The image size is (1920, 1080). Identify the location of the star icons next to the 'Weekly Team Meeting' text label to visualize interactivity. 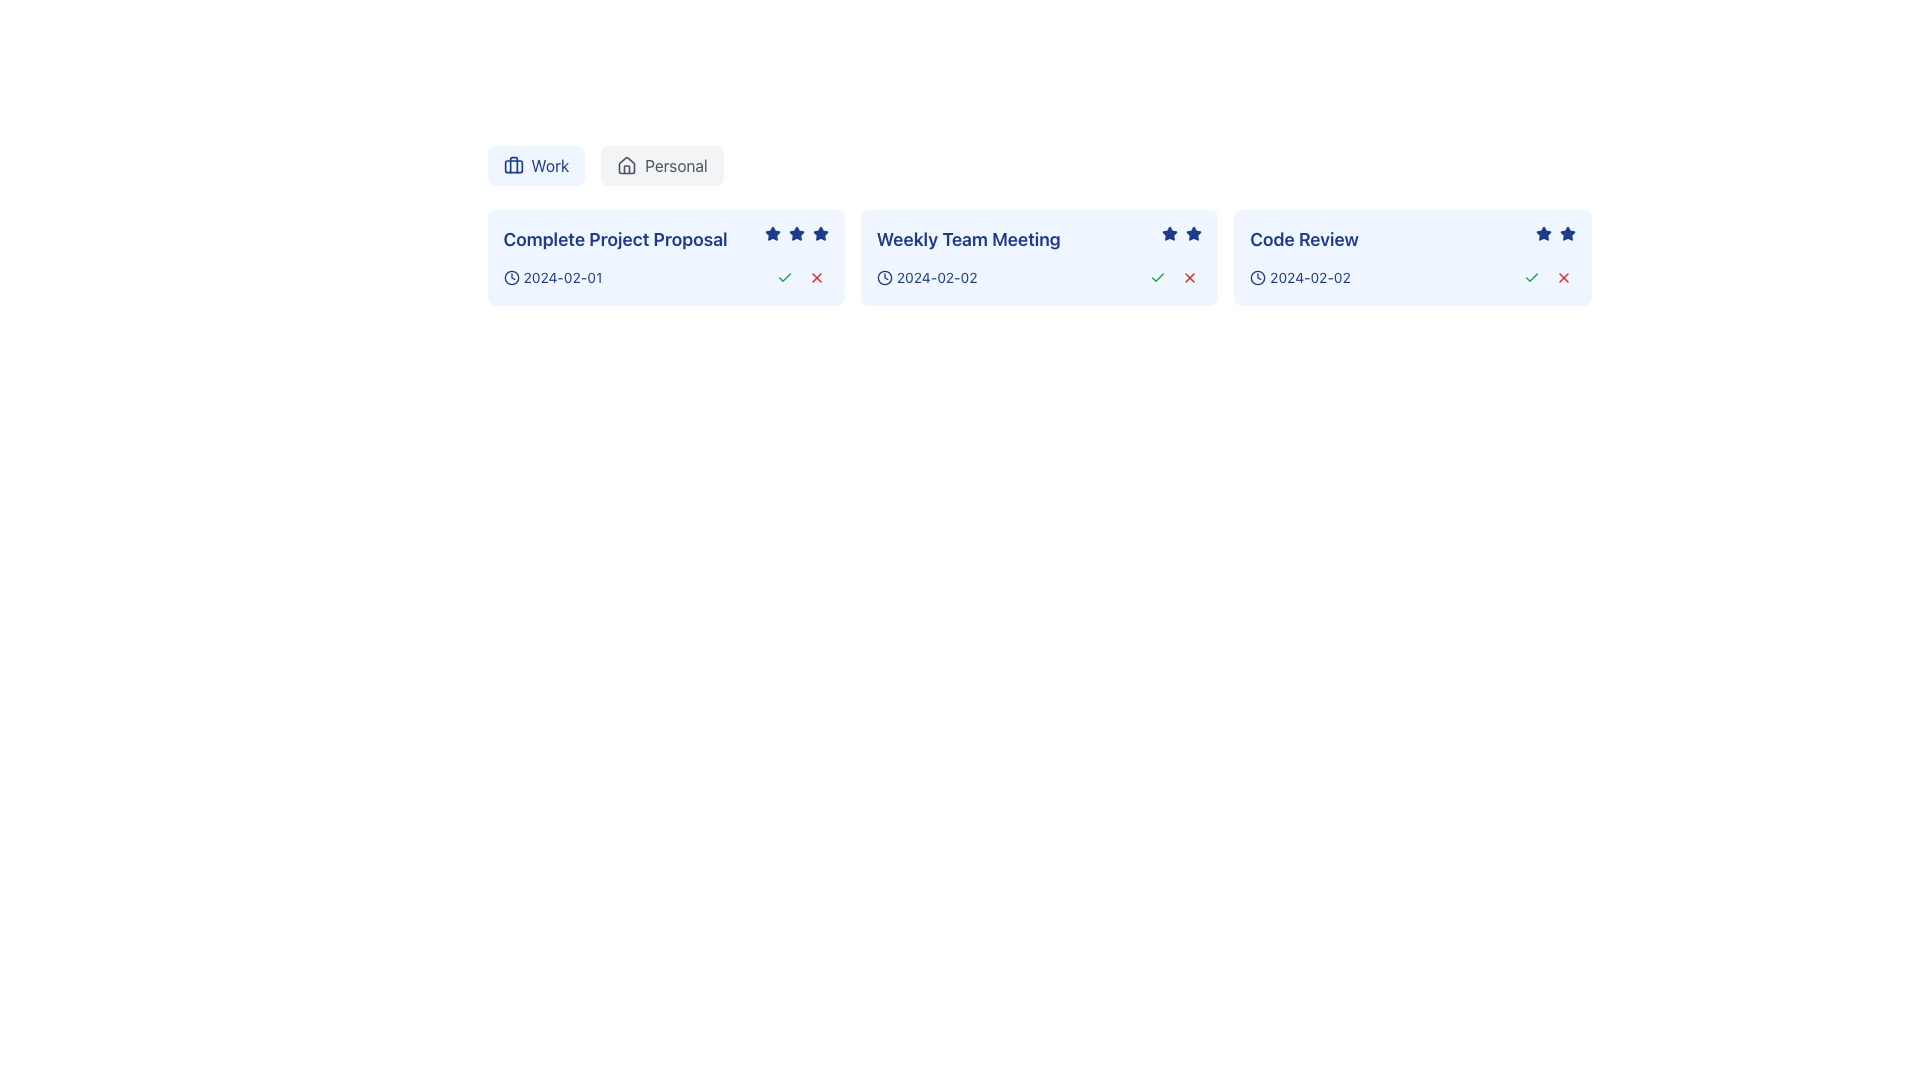
(1039, 238).